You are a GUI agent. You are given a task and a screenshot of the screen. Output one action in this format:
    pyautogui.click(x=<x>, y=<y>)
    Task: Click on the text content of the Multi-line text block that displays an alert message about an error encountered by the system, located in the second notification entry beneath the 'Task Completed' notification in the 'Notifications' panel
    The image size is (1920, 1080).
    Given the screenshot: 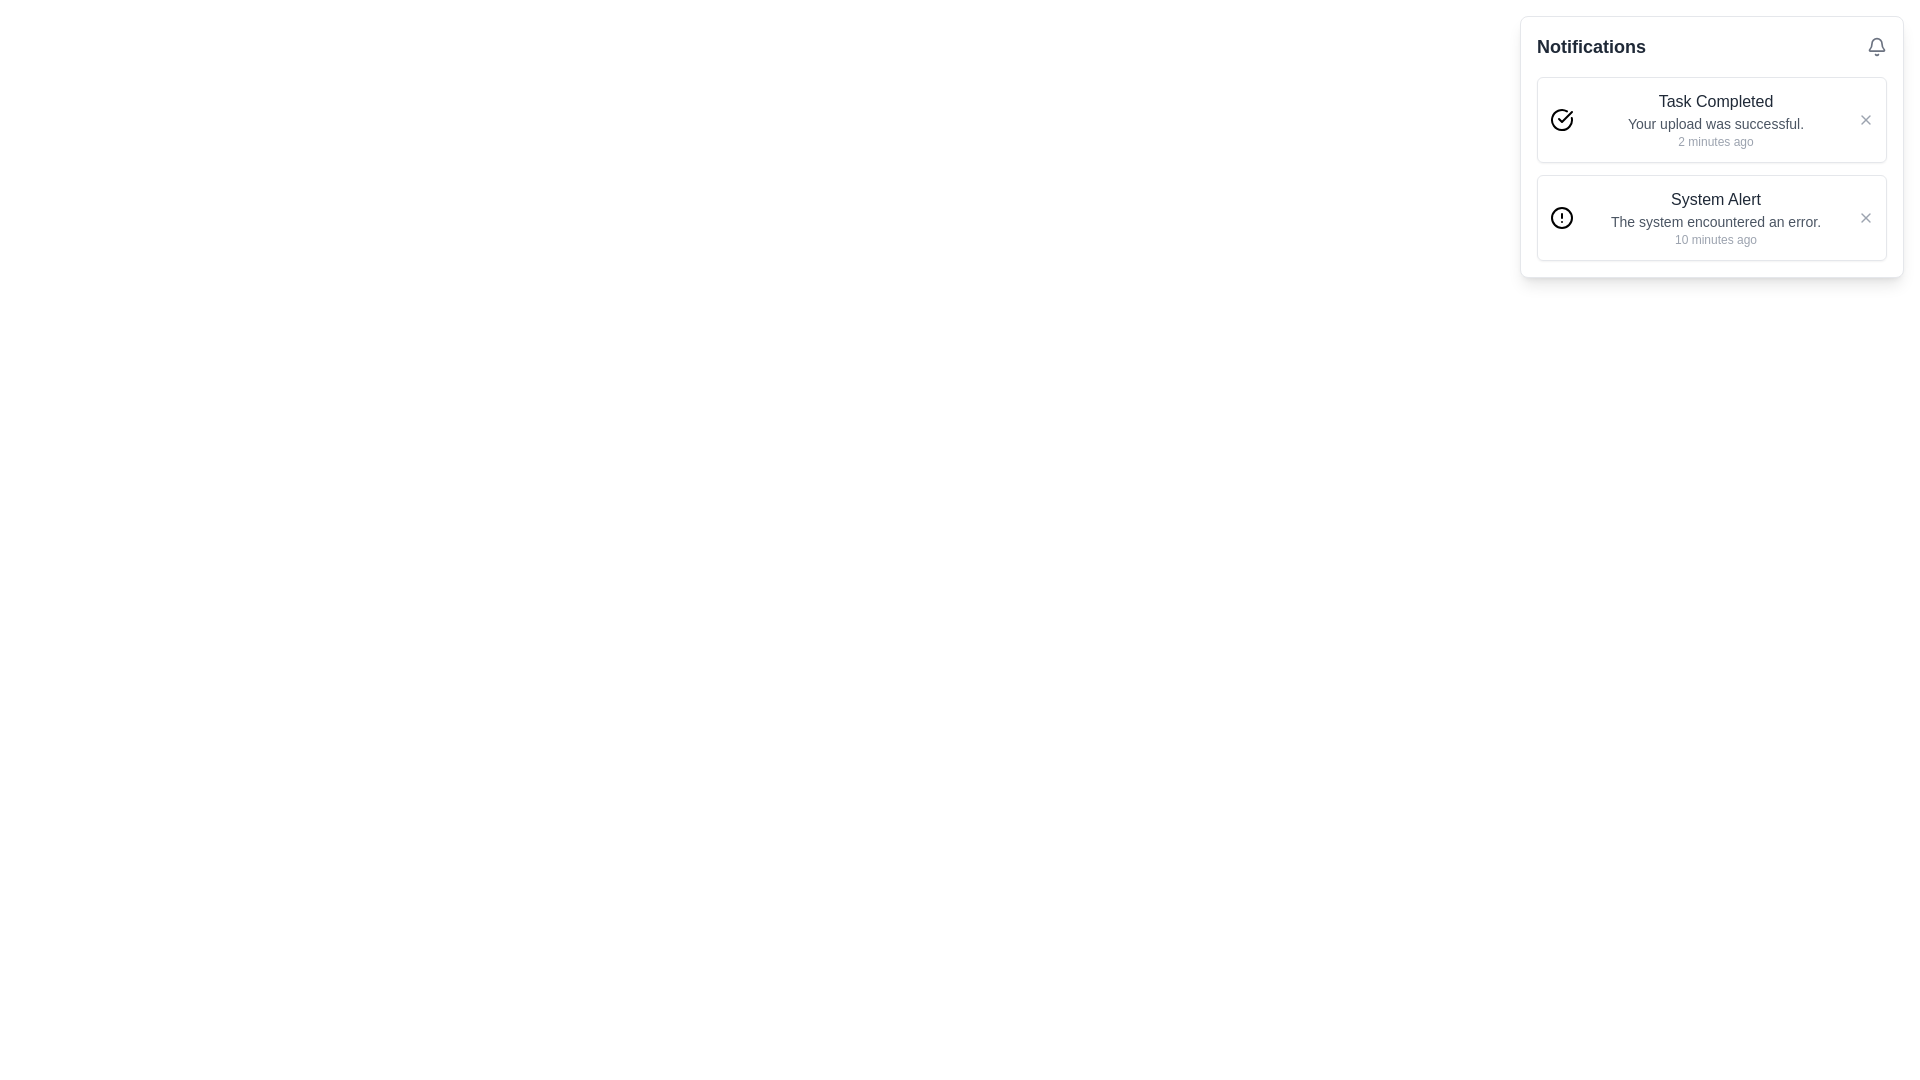 What is the action you would take?
    pyautogui.click(x=1715, y=218)
    